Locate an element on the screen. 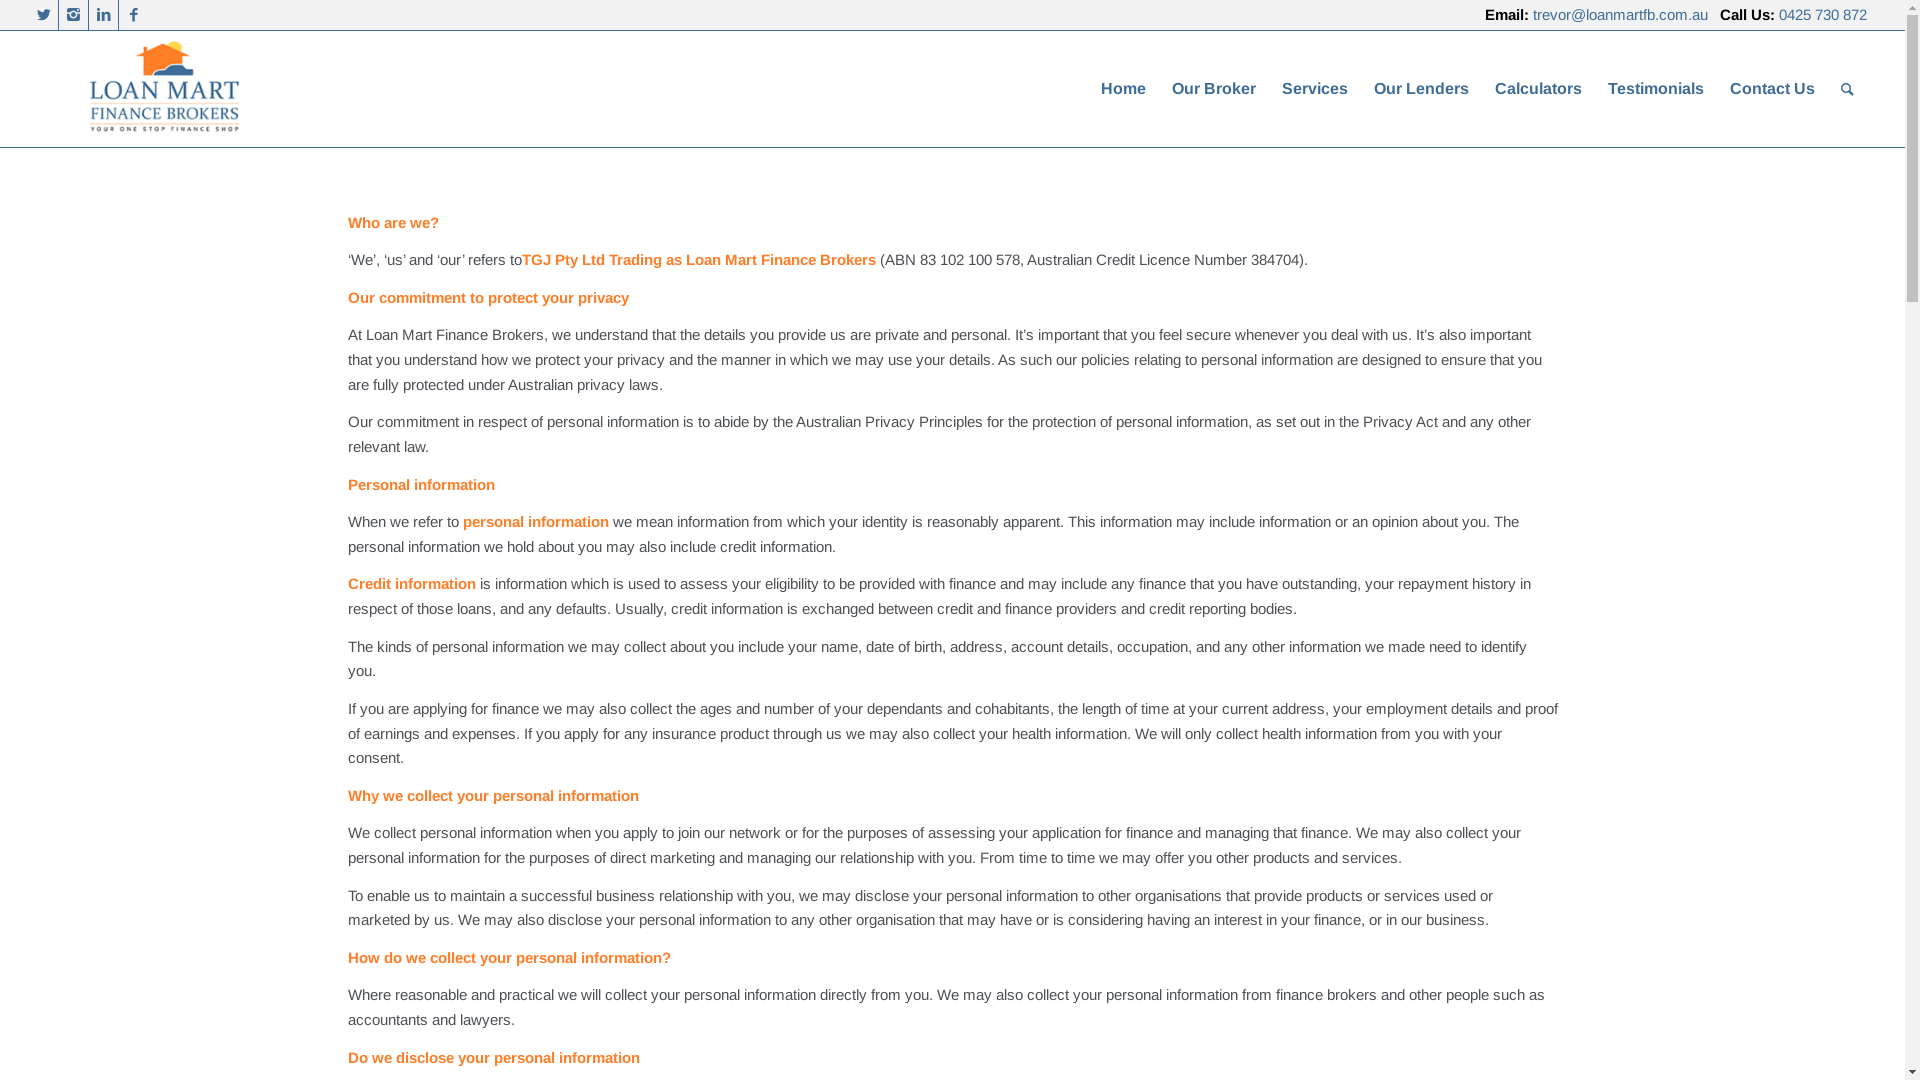  'Calculators' is located at coordinates (1537, 87).